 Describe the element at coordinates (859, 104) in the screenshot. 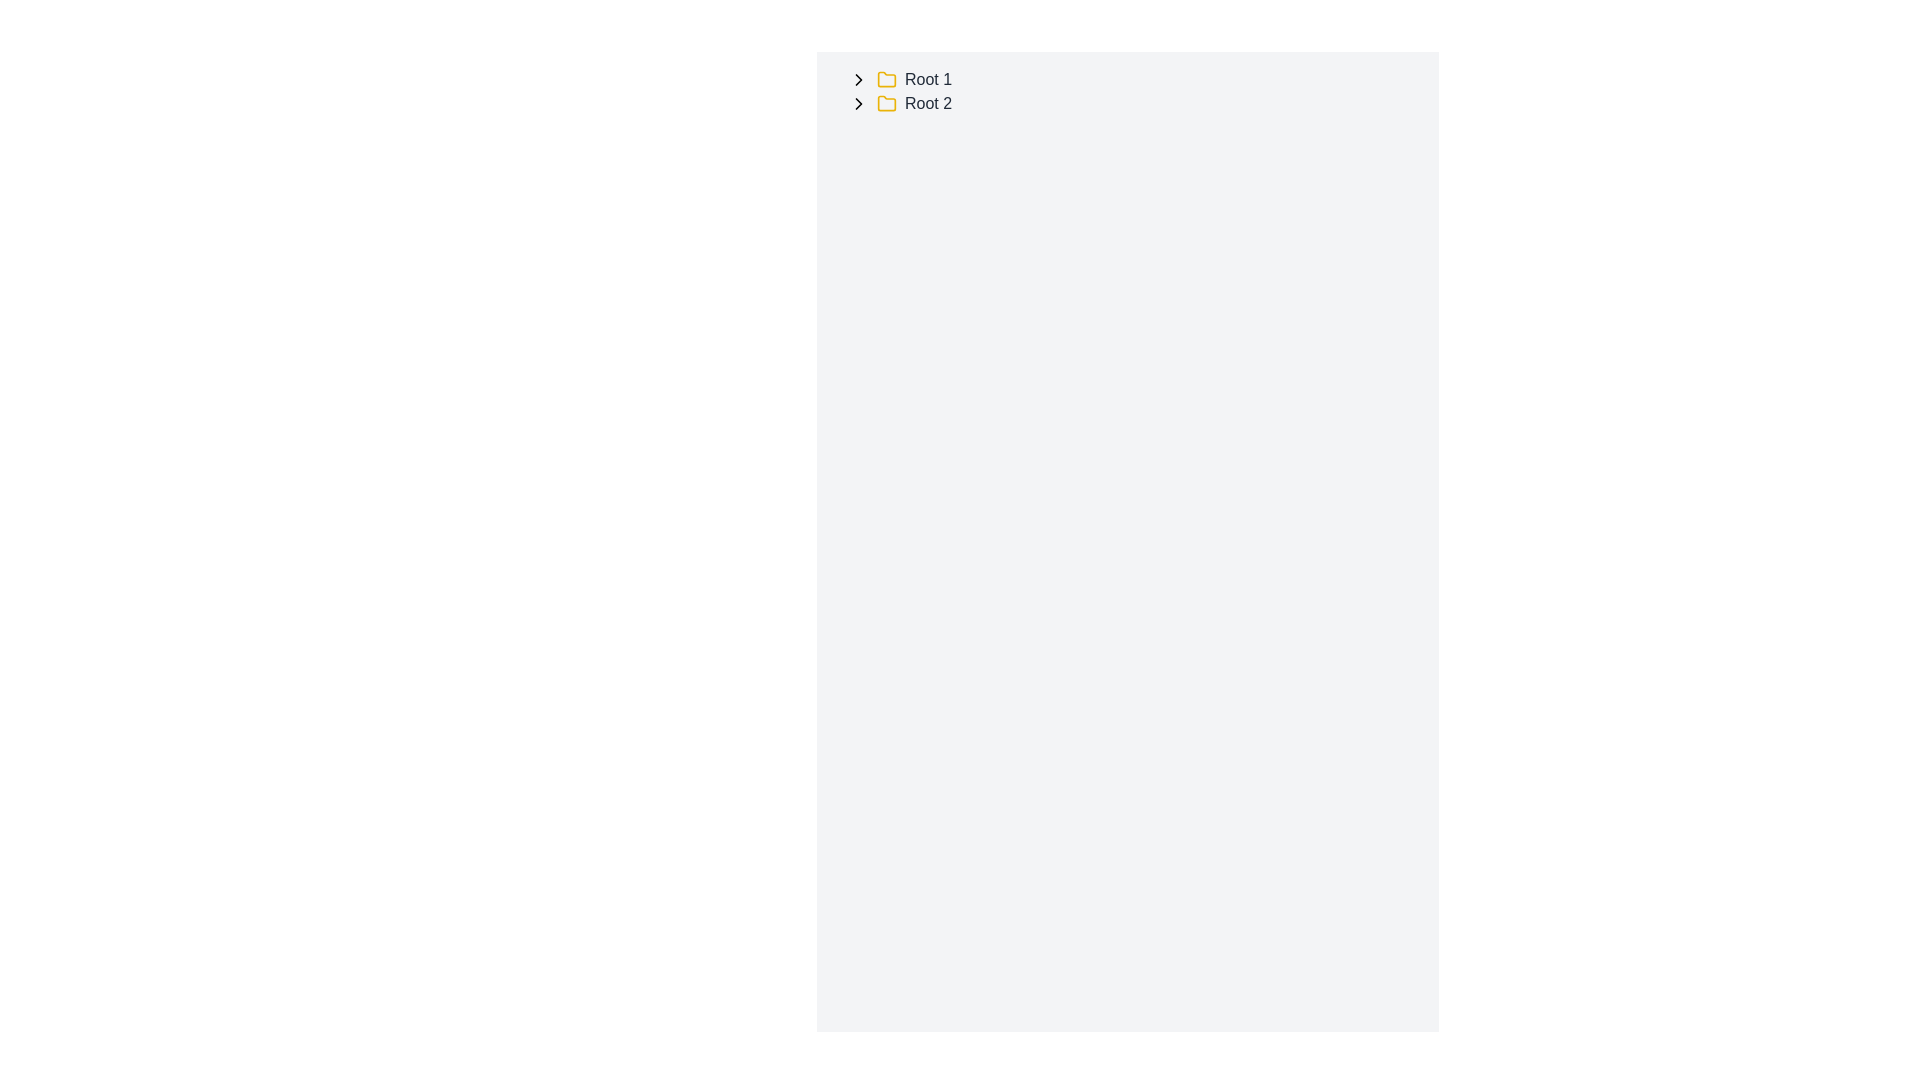

I see `the right-pointing arrow icon located above the 'Root 2' text` at that location.